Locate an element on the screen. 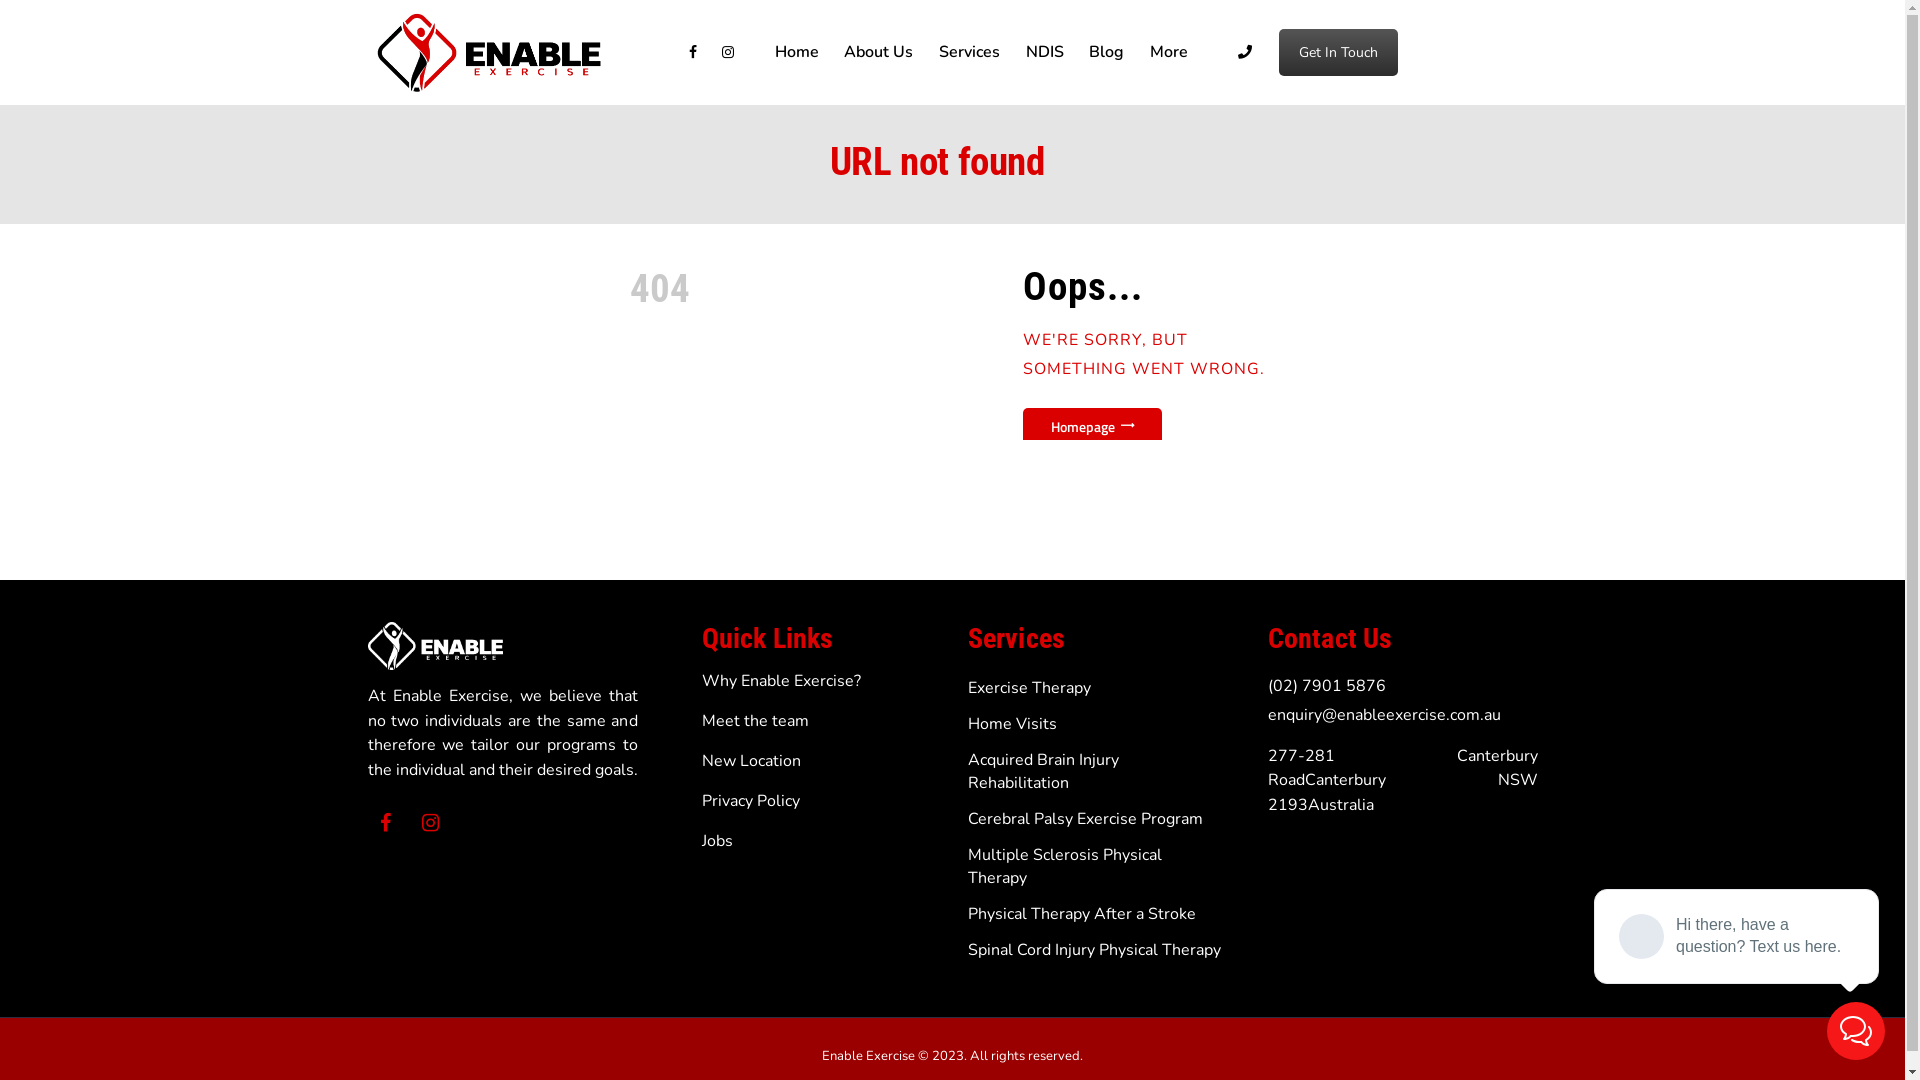  'Get In Touch' is located at coordinates (1338, 51).